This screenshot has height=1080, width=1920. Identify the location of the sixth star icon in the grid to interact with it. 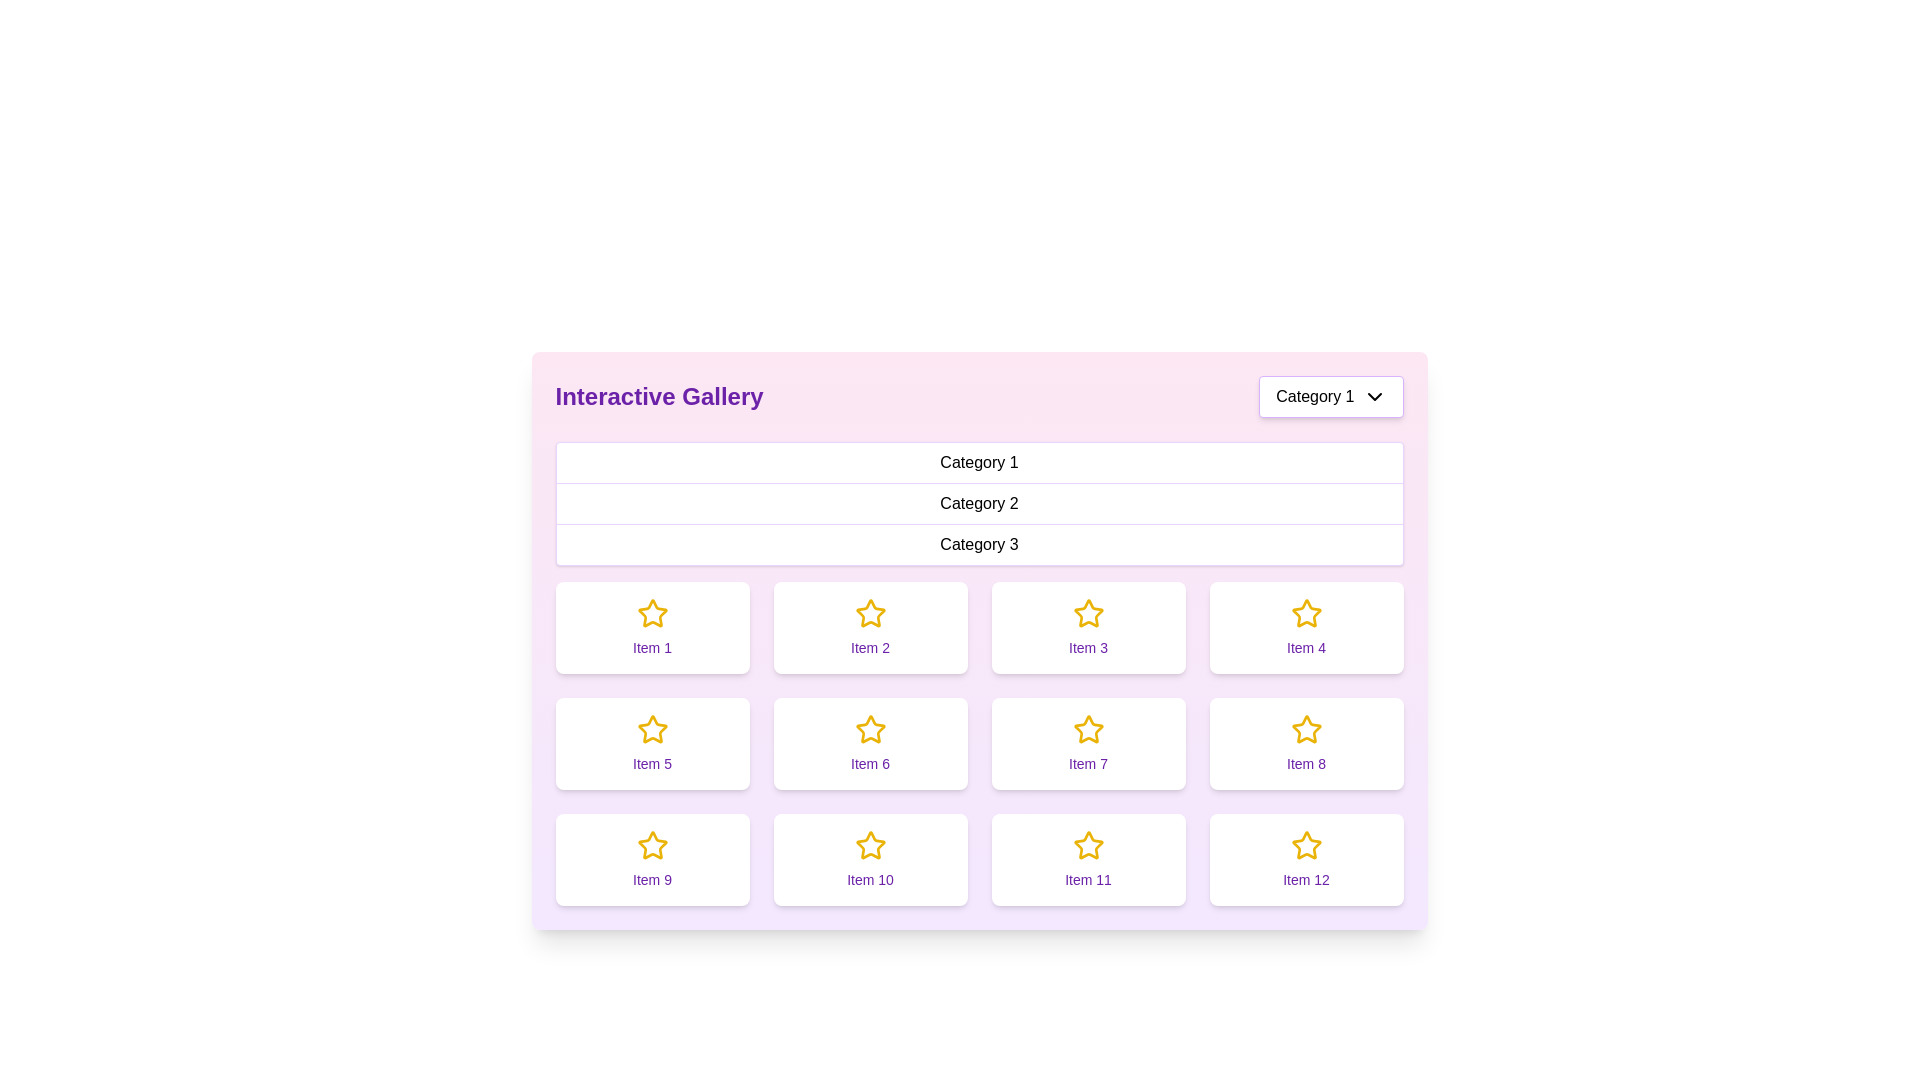
(870, 729).